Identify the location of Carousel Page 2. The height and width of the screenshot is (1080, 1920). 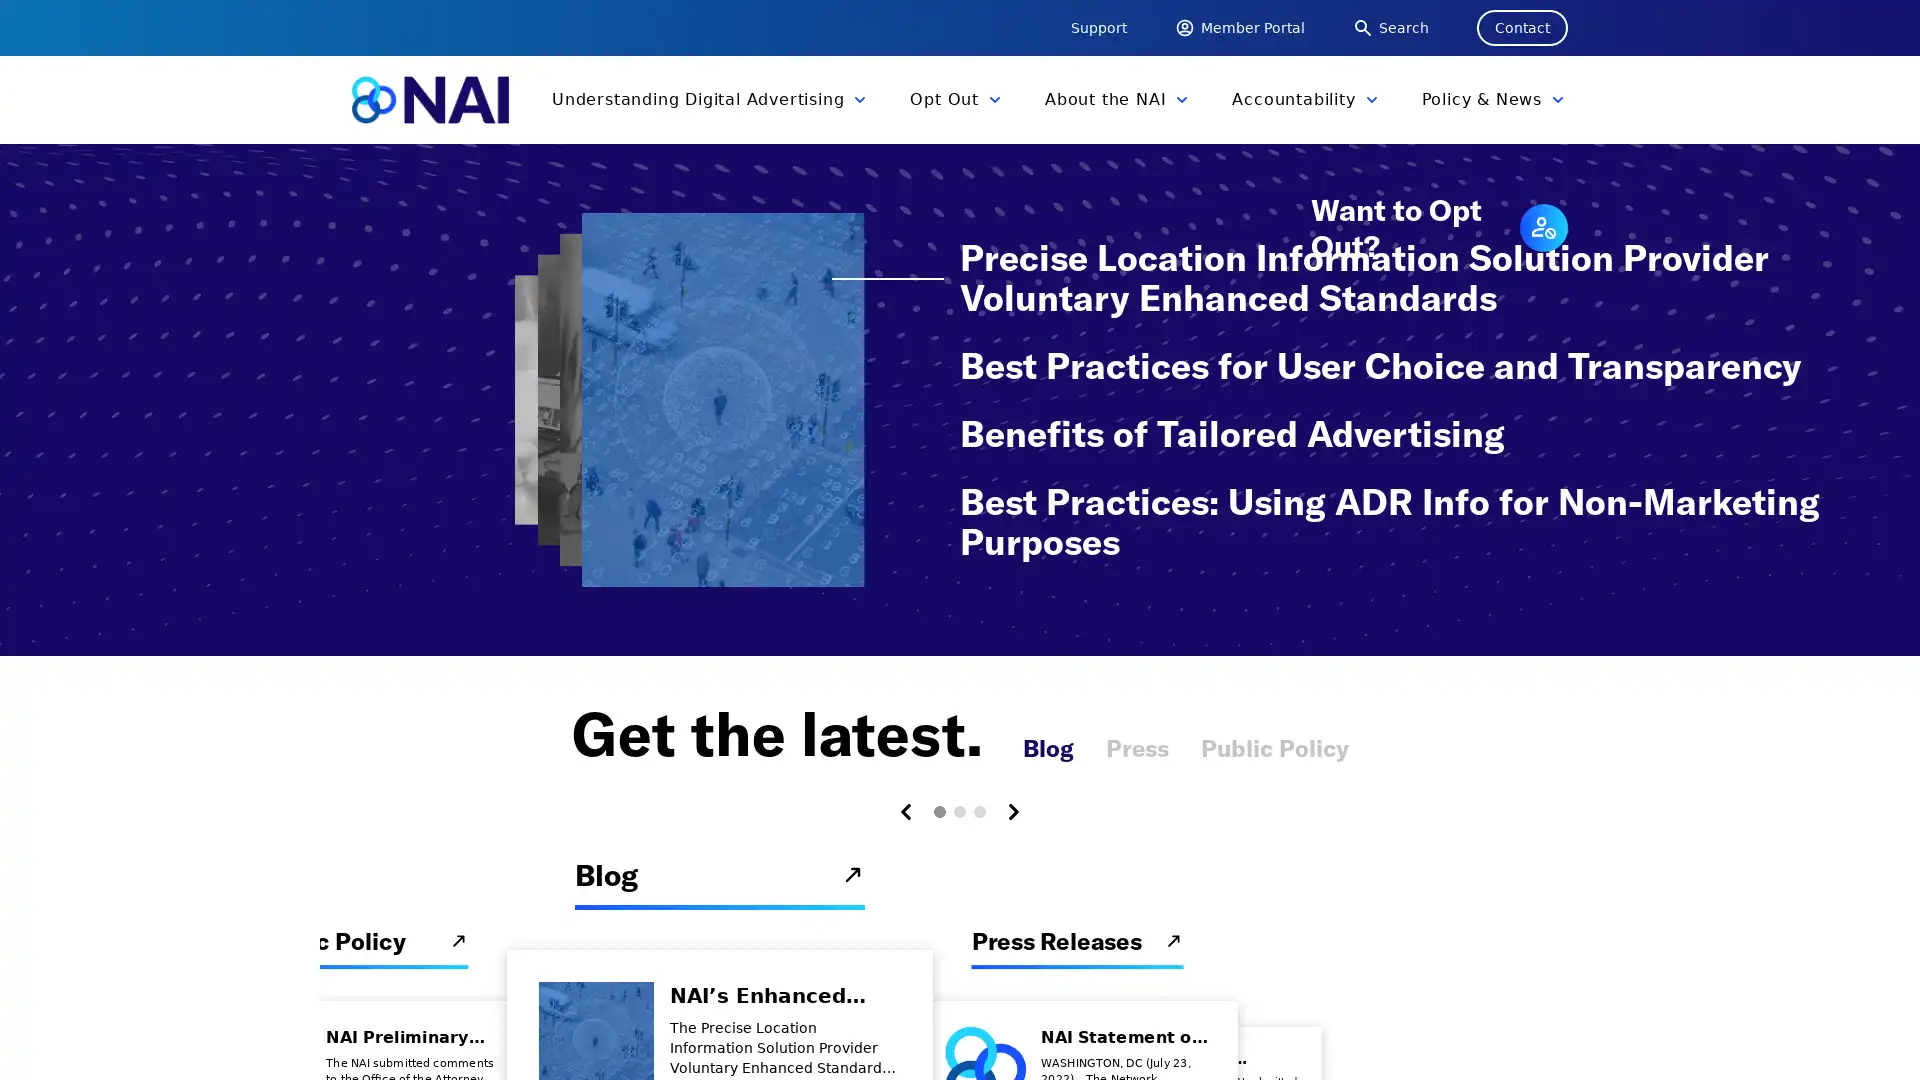
(960, 812).